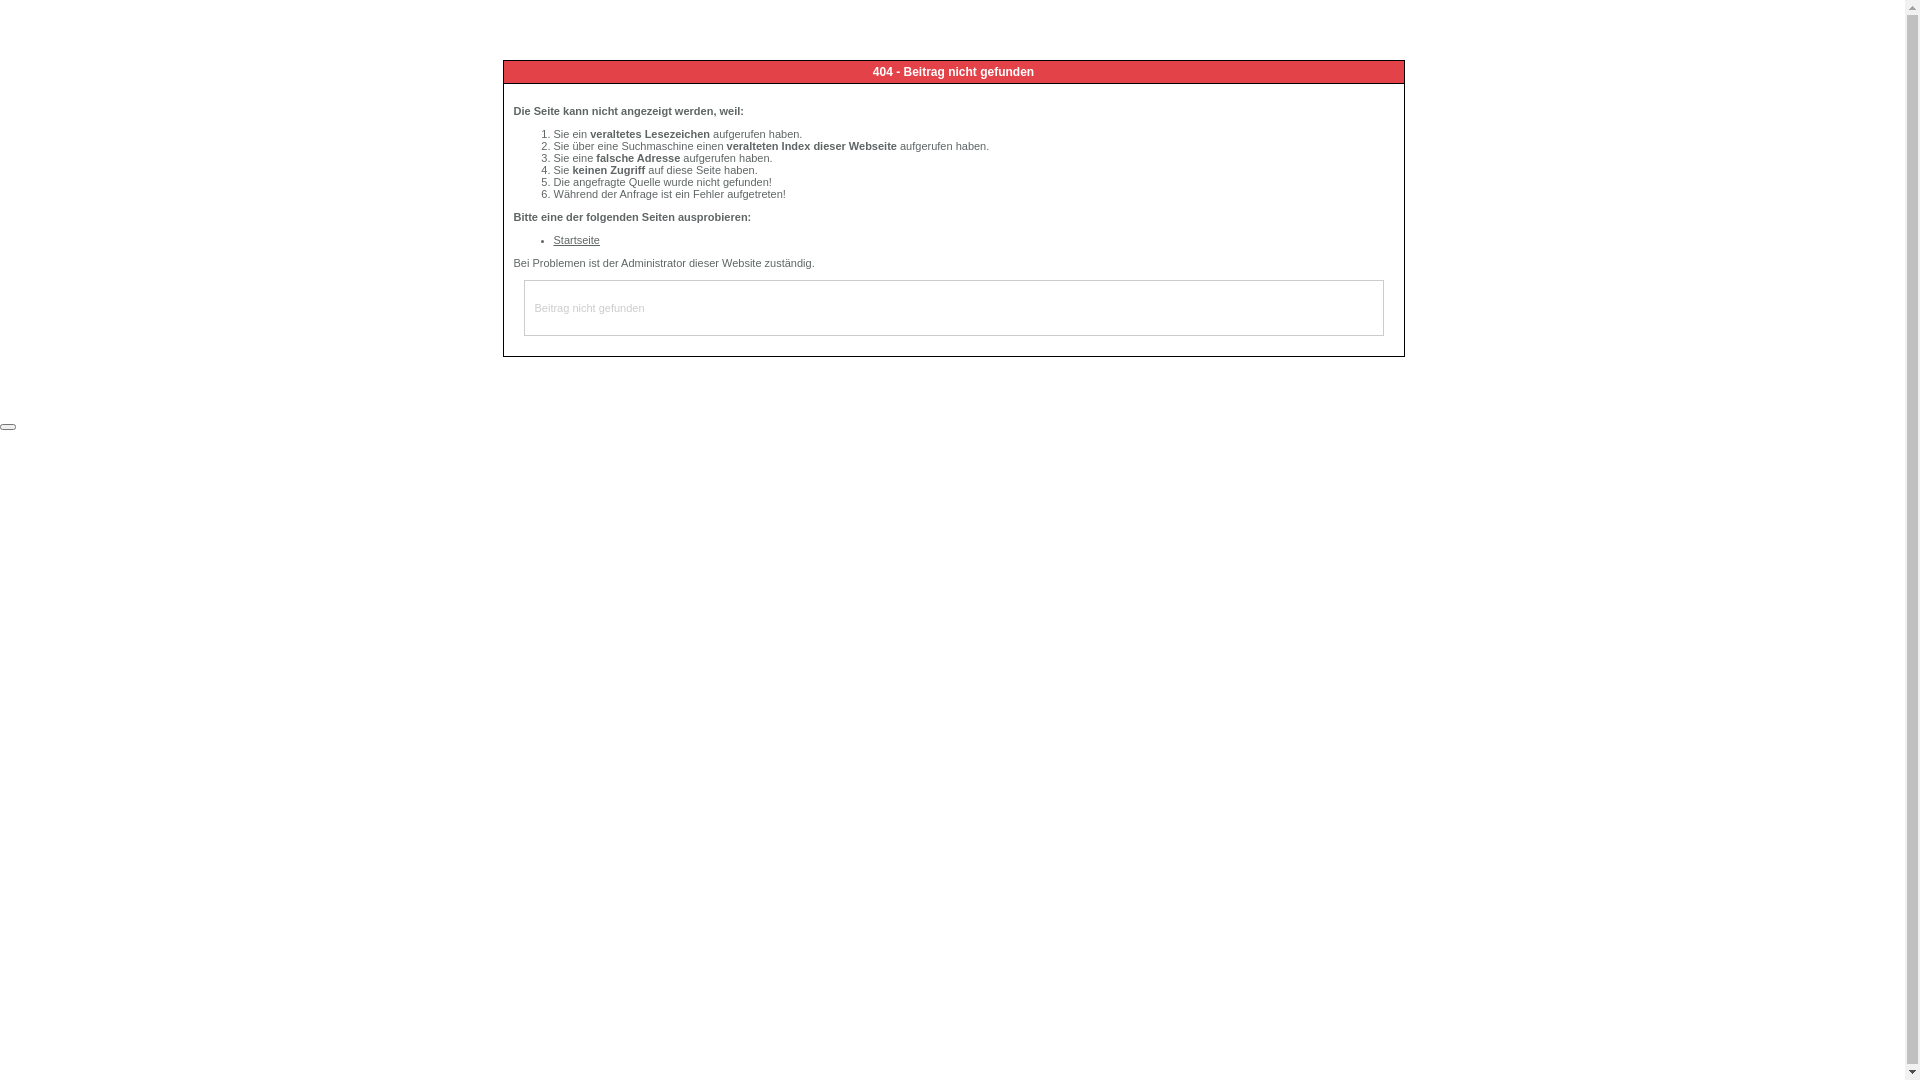 The height and width of the screenshot is (1080, 1920). I want to click on 'Startseite', so click(575, 238).